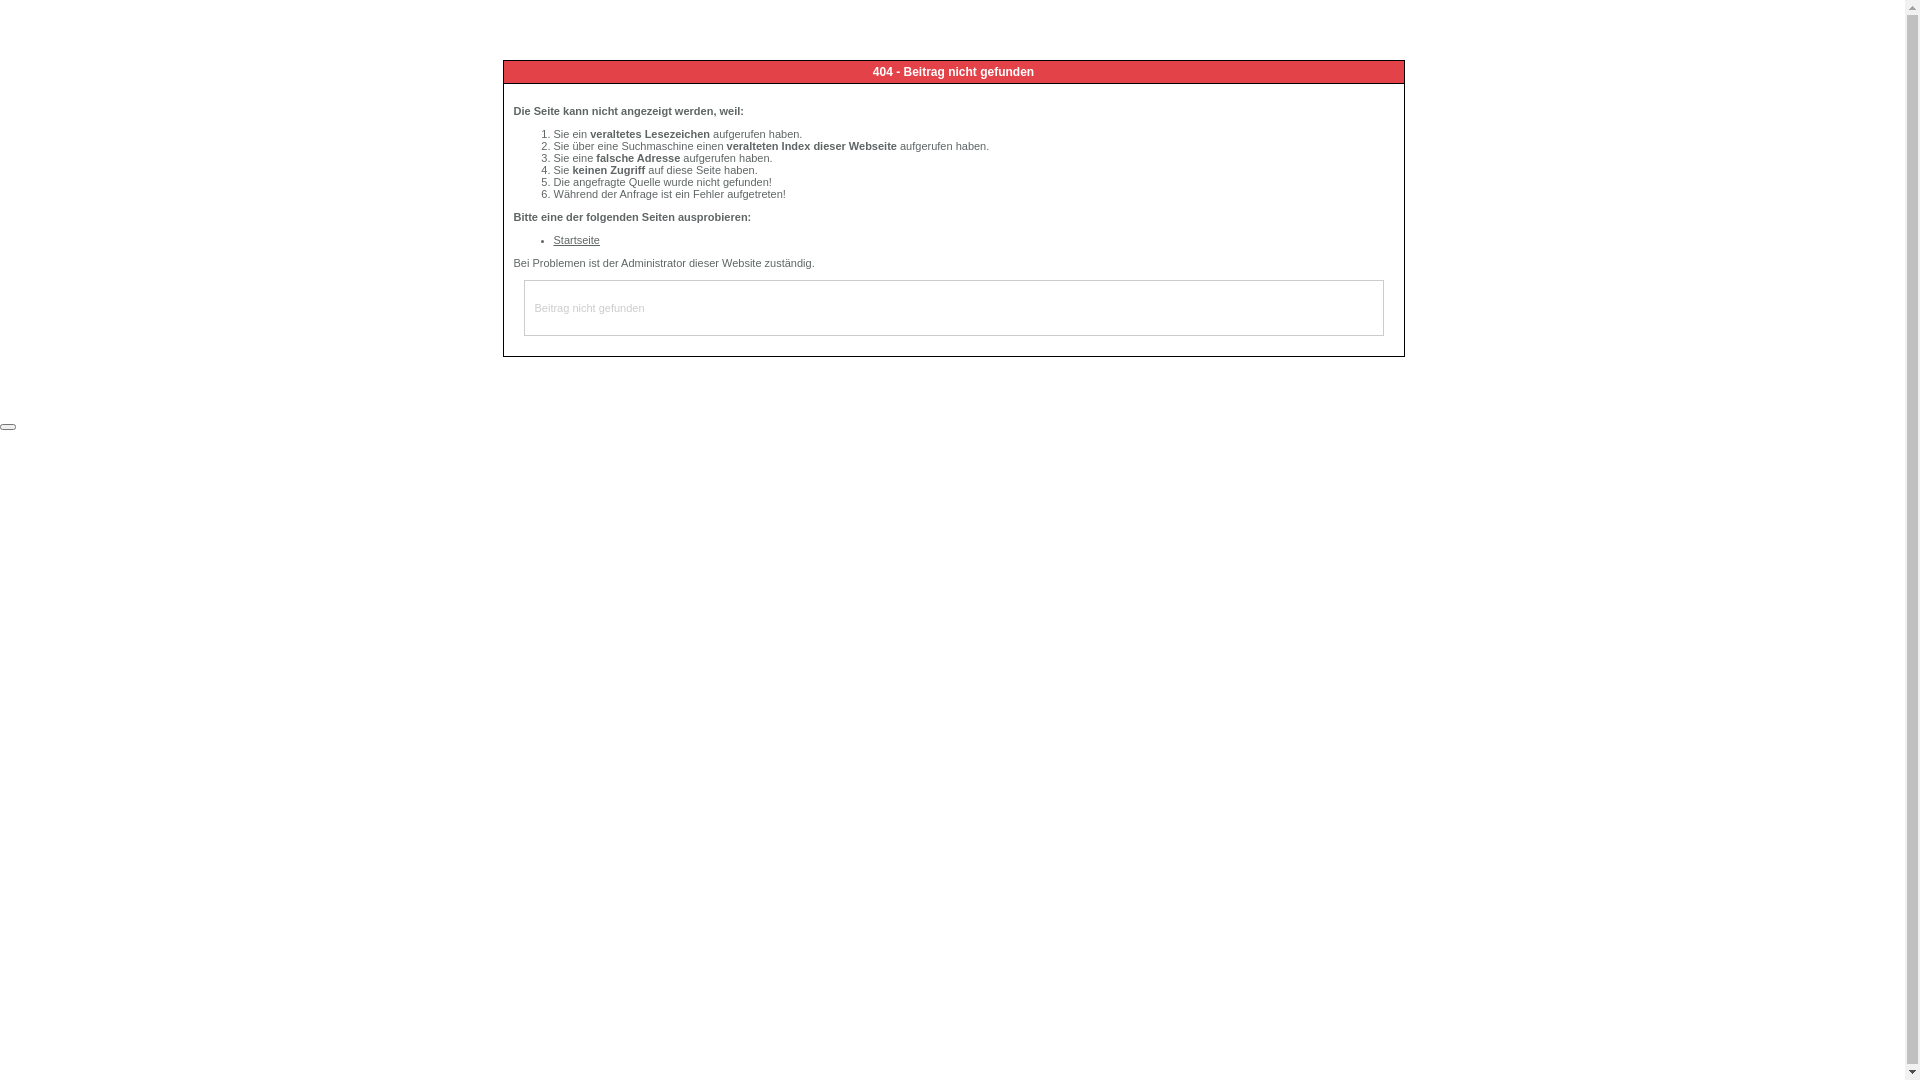 The height and width of the screenshot is (1080, 1920). I want to click on 'Startseite', so click(575, 238).